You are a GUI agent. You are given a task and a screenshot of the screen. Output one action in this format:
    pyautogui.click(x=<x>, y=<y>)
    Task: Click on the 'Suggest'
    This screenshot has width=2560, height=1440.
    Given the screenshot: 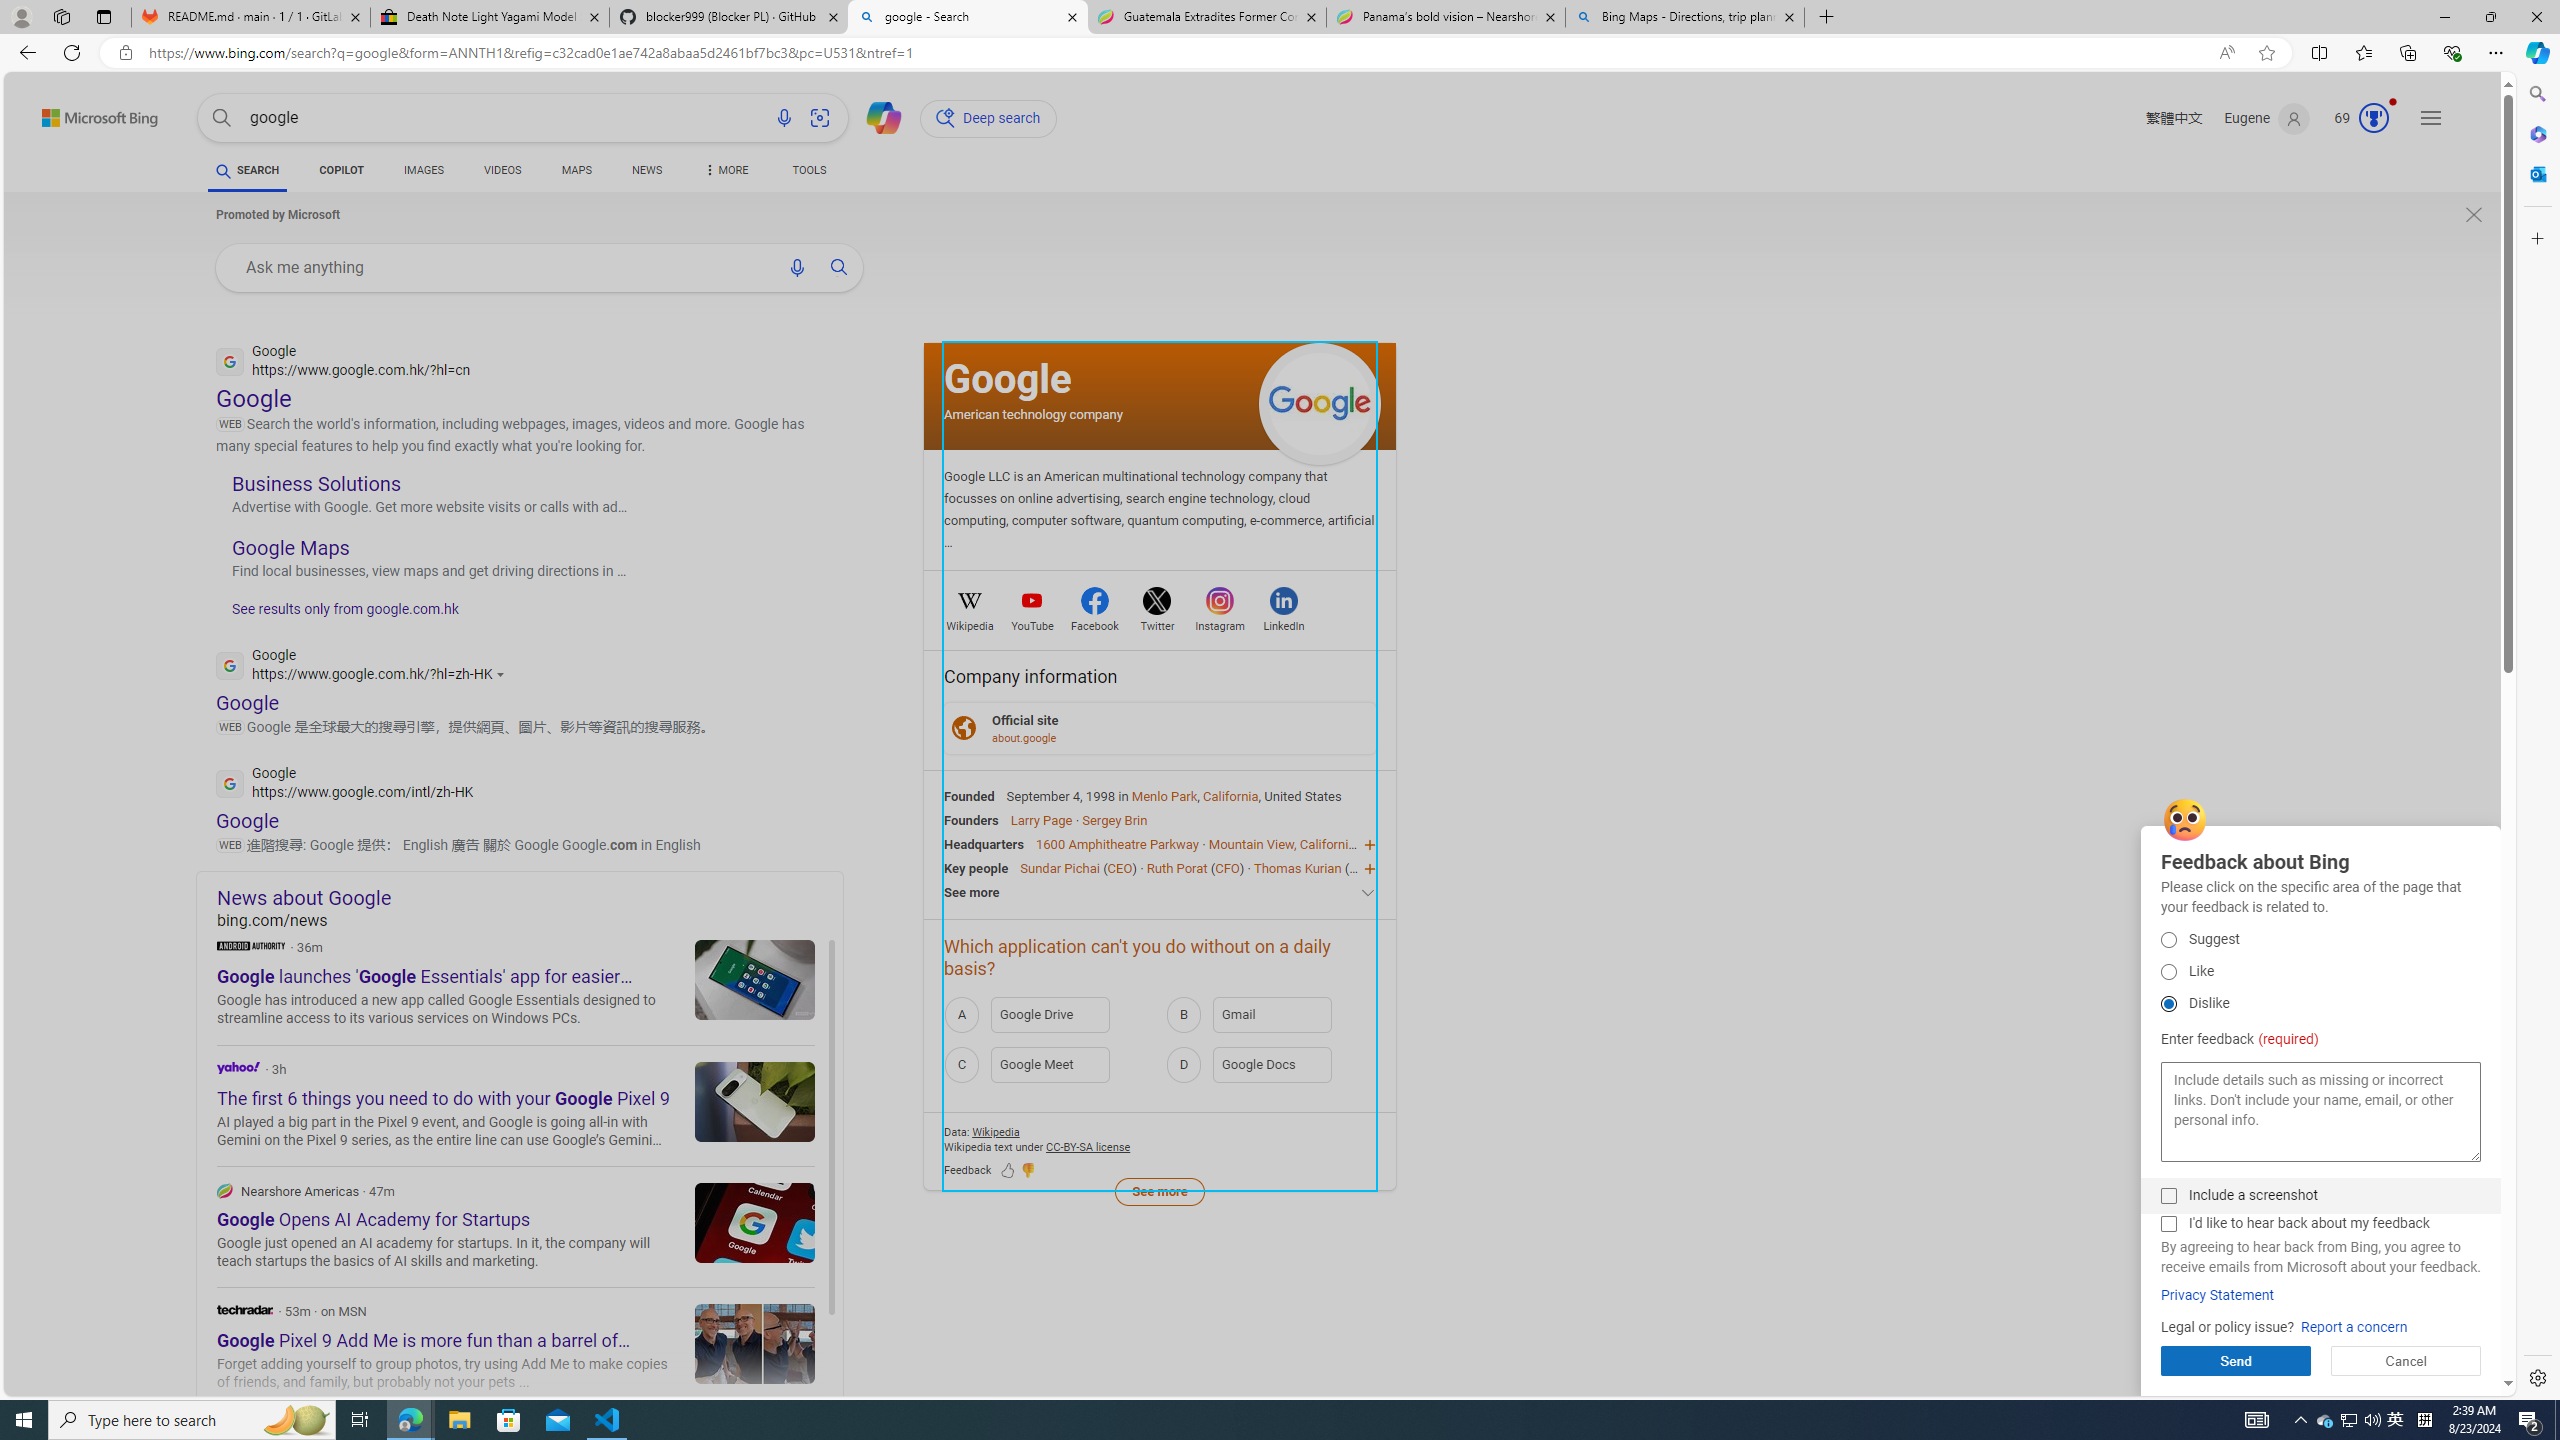 What is the action you would take?
    pyautogui.click(x=2168, y=938)
    